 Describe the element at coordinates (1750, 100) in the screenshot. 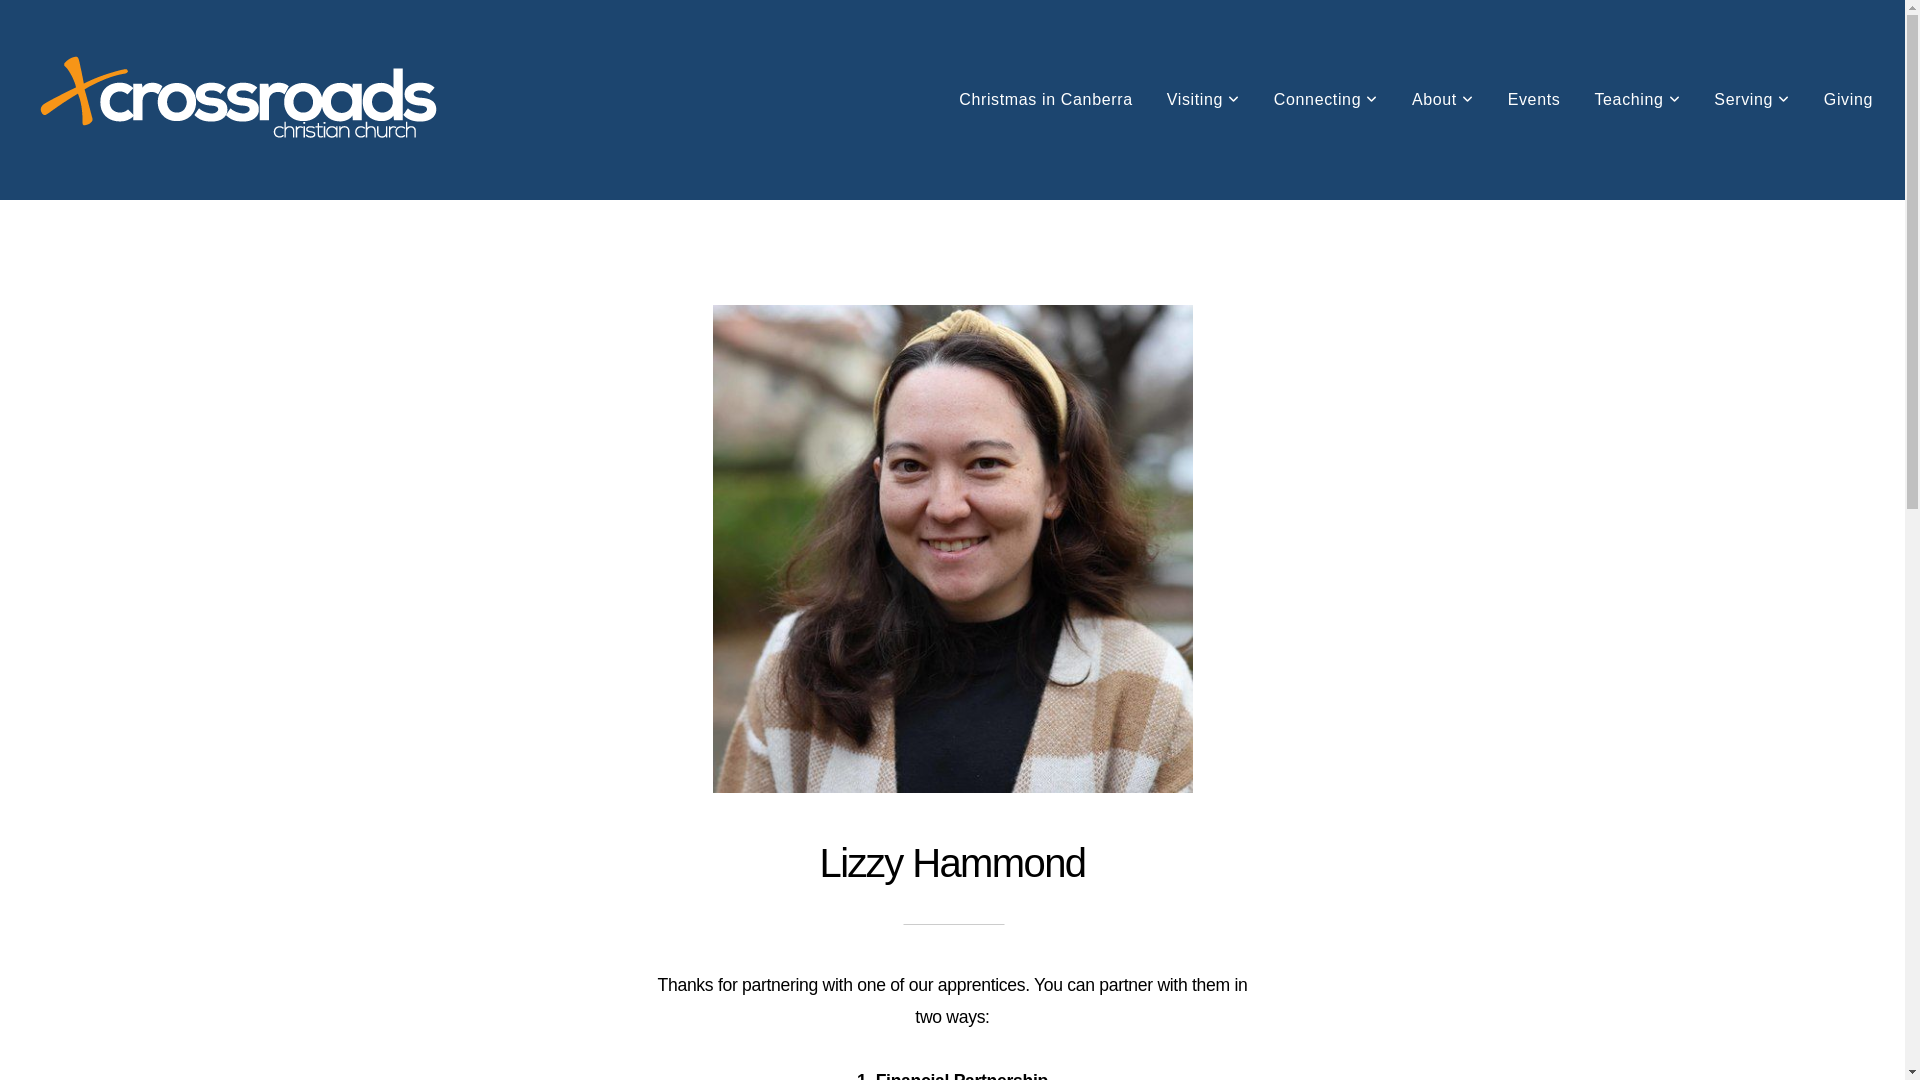

I see `'Serving '` at that location.